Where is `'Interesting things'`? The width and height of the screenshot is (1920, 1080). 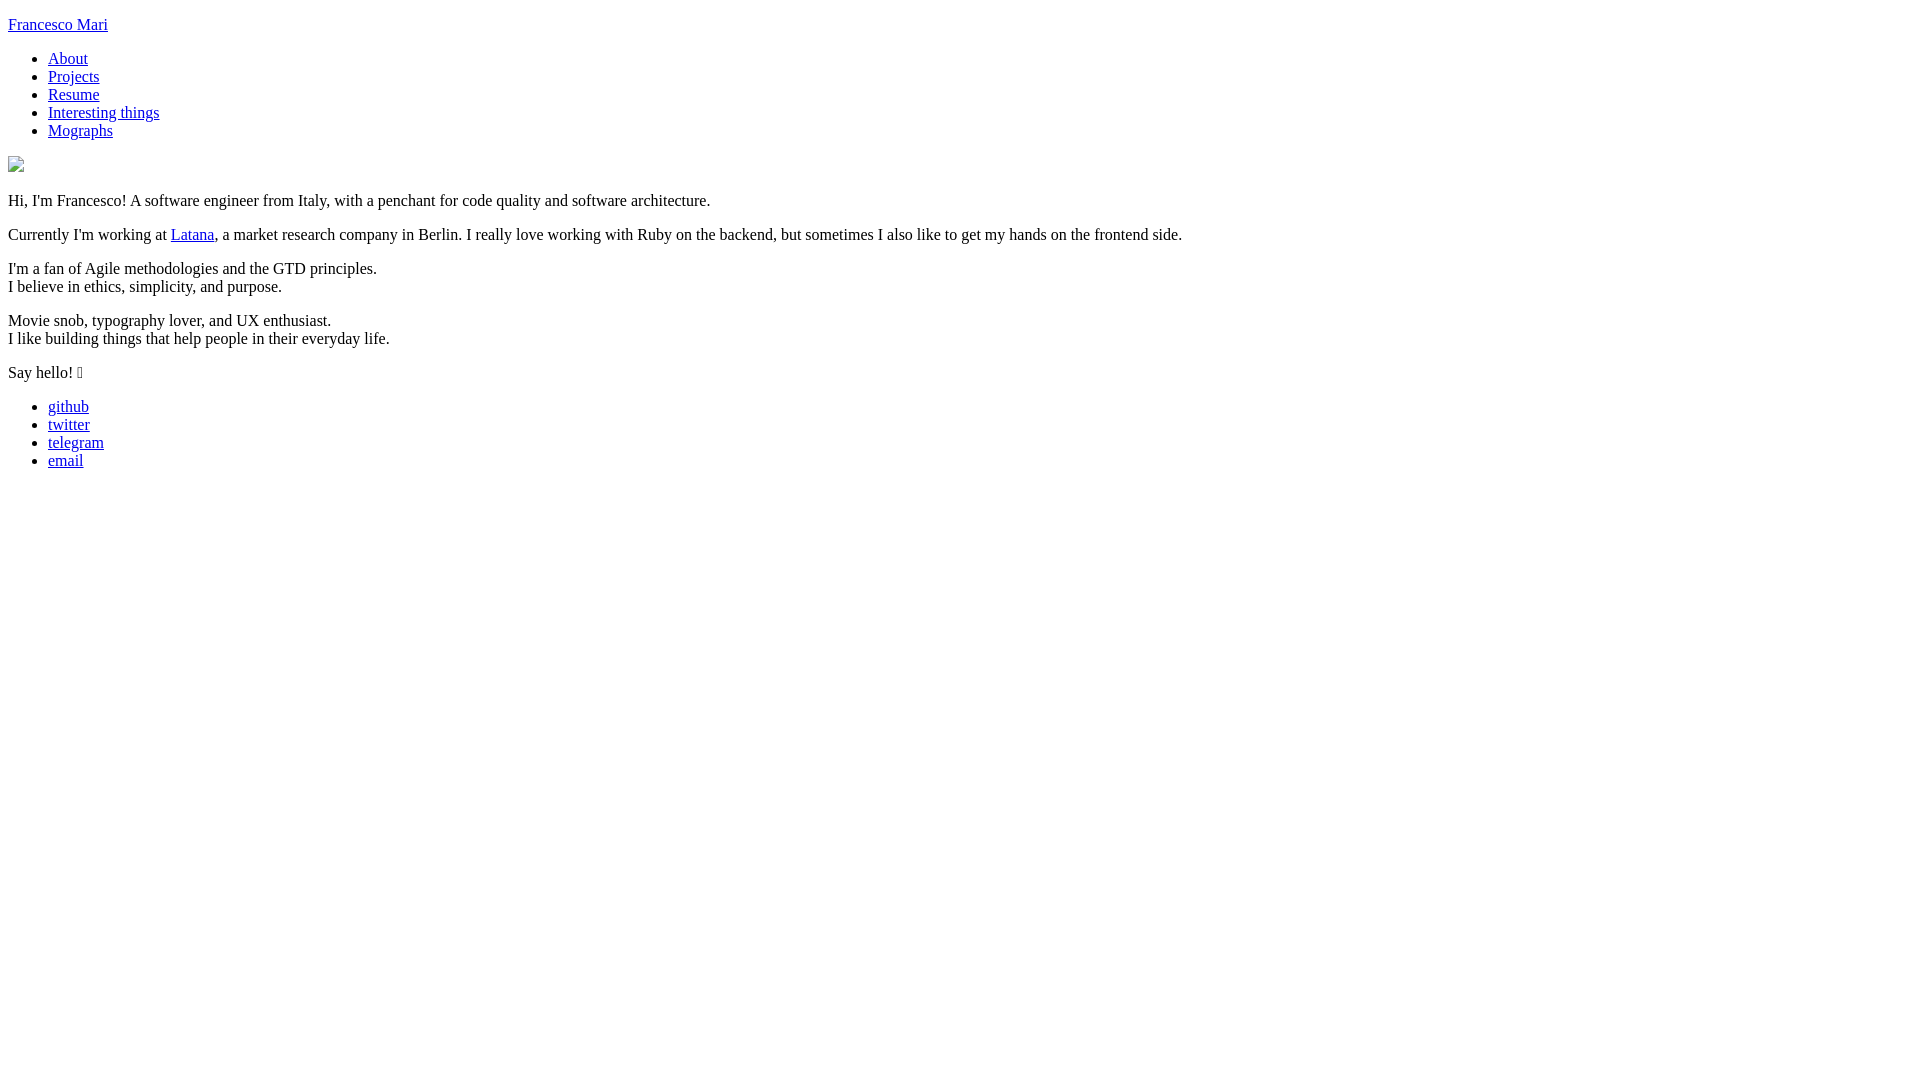 'Interesting things' is located at coordinates (103, 112).